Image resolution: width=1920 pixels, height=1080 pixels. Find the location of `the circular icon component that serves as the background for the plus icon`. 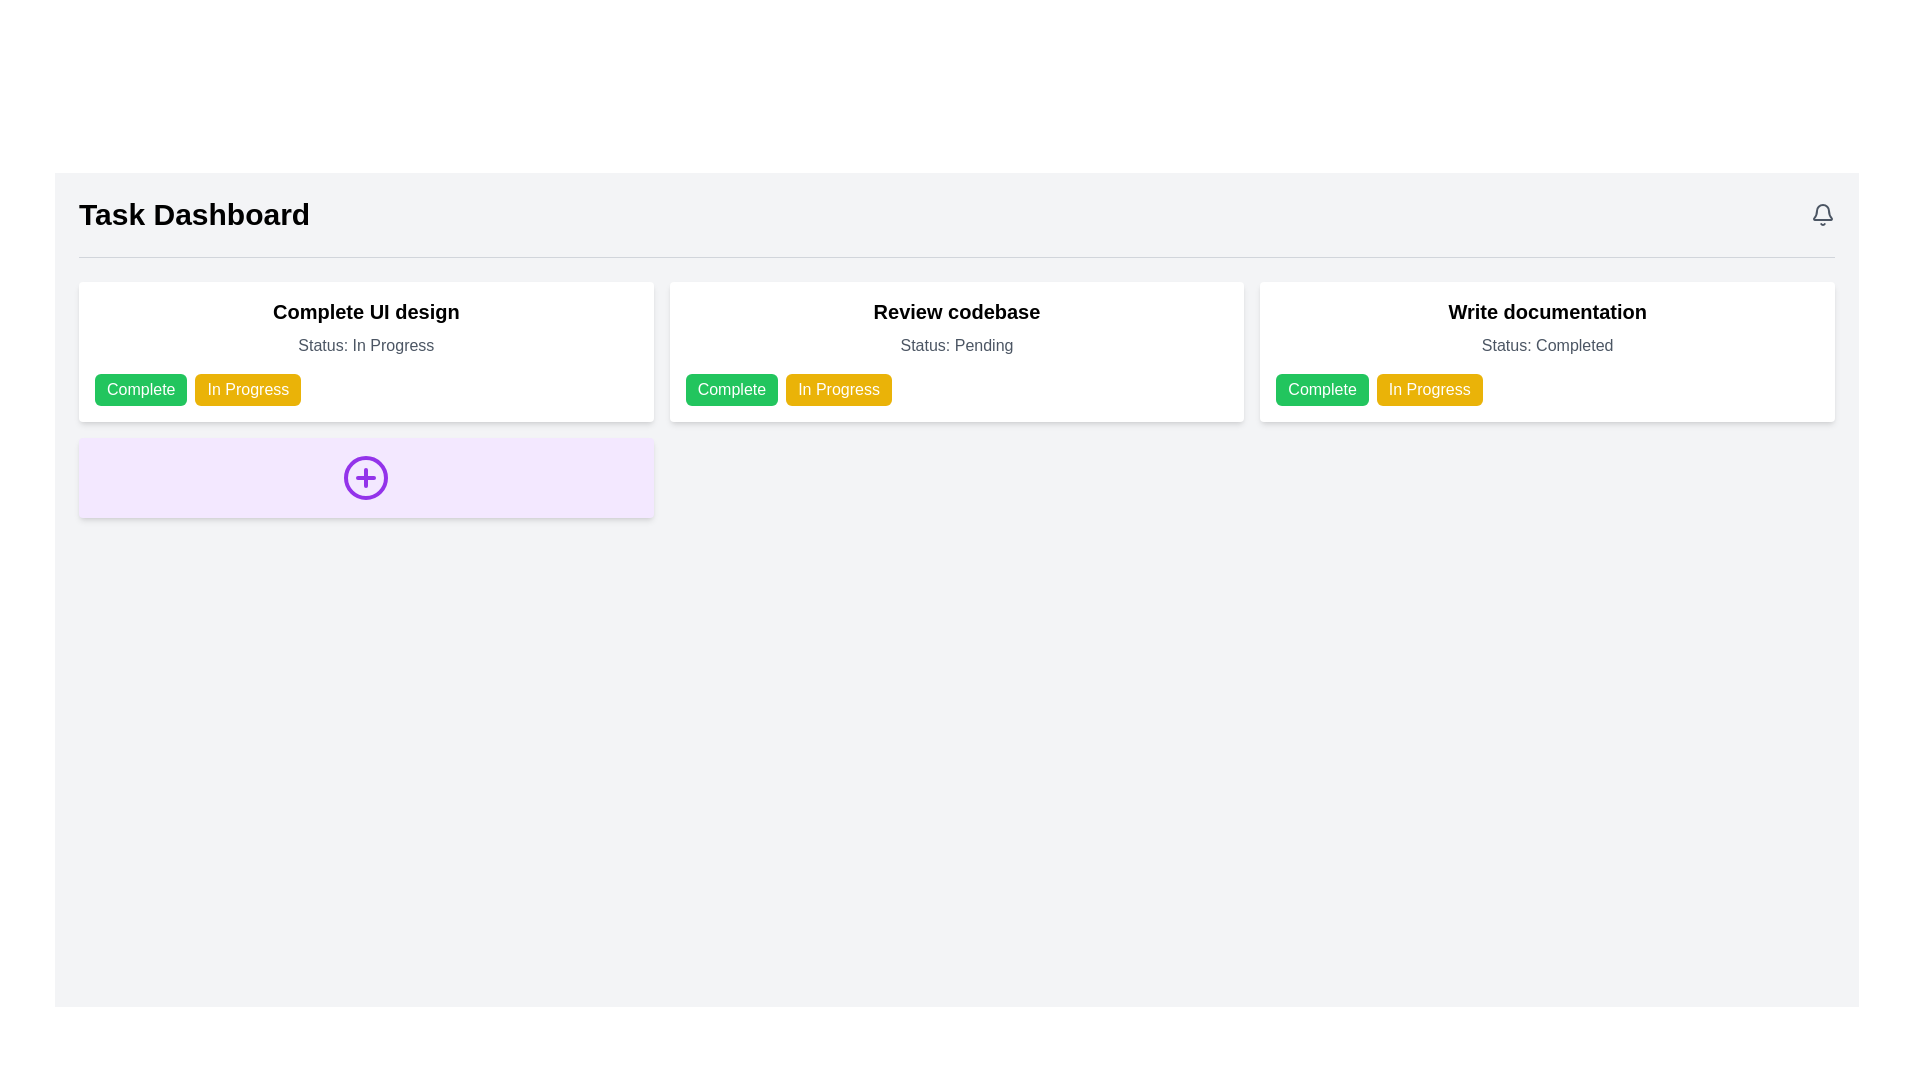

the circular icon component that serves as the background for the plus icon is located at coordinates (366, 478).